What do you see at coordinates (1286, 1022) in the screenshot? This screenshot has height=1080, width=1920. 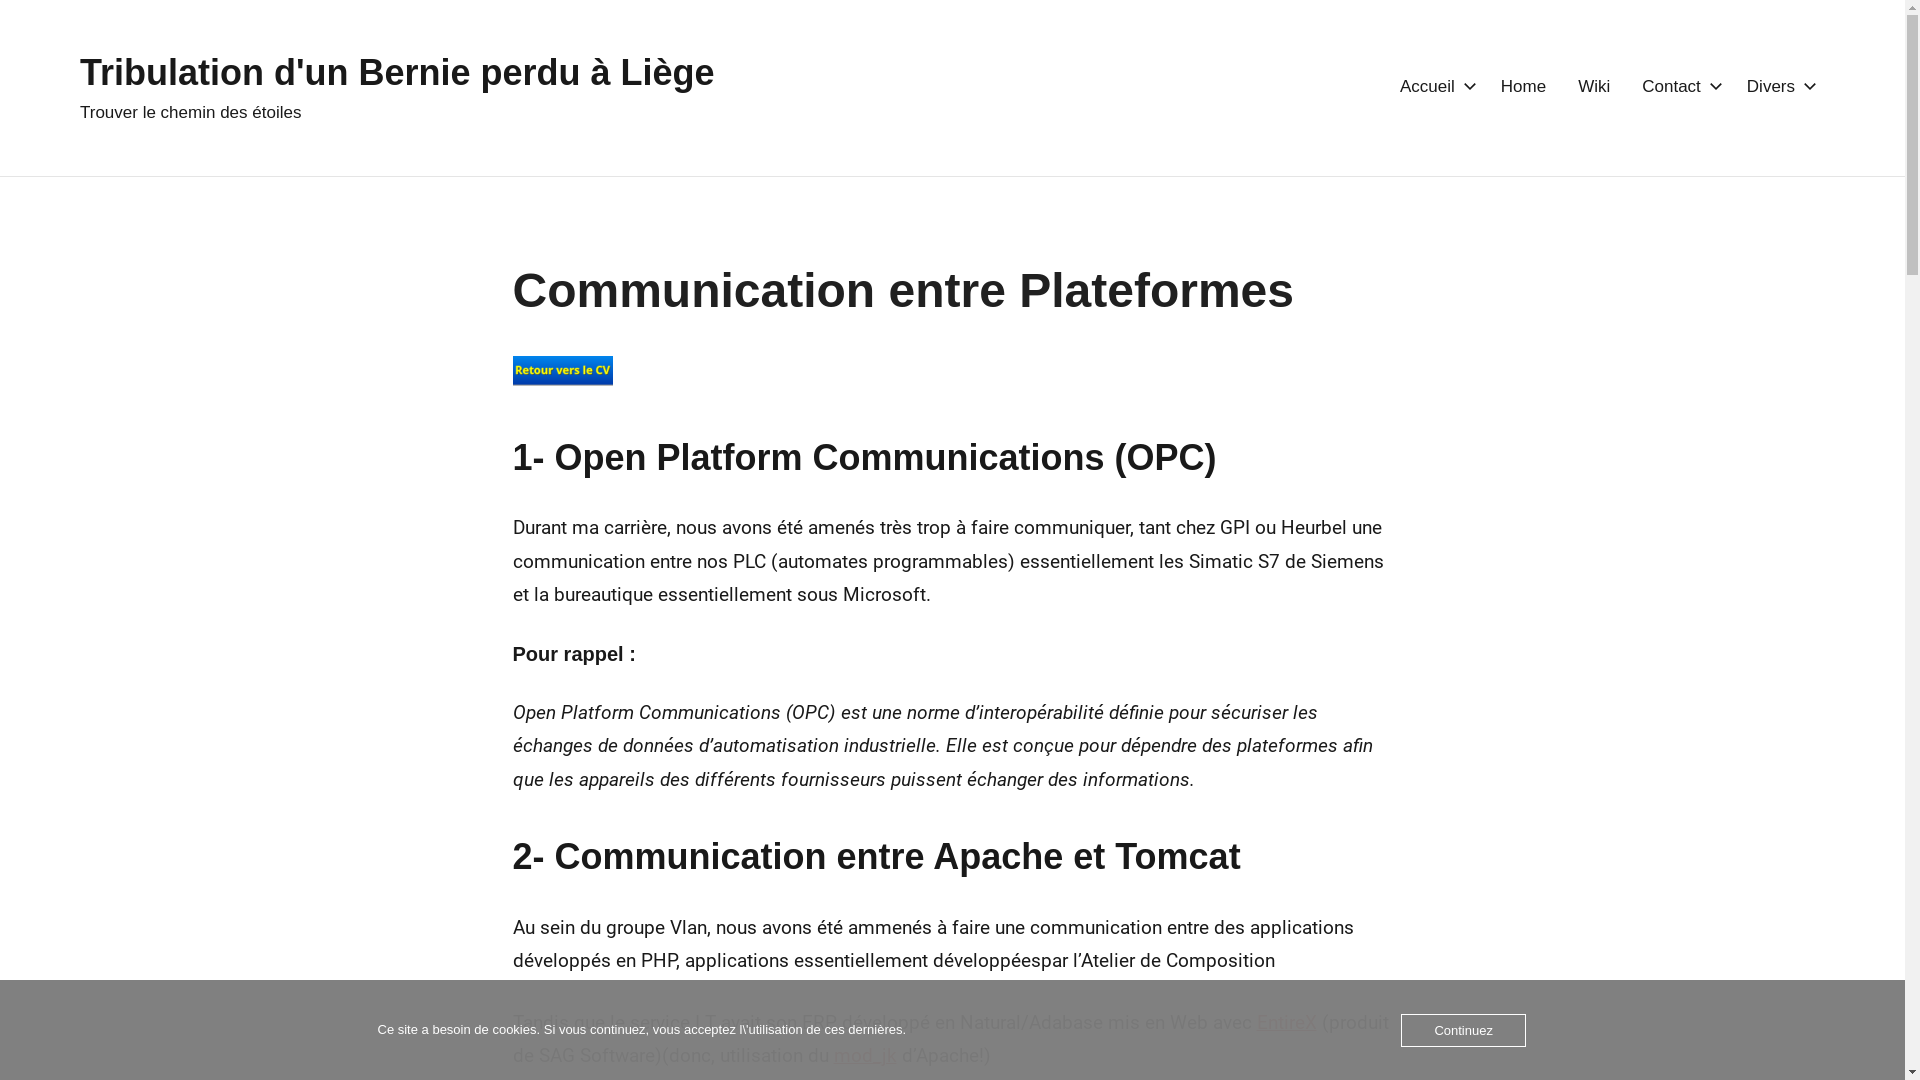 I see `'EntireX'` at bounding box center [1286, 1022].